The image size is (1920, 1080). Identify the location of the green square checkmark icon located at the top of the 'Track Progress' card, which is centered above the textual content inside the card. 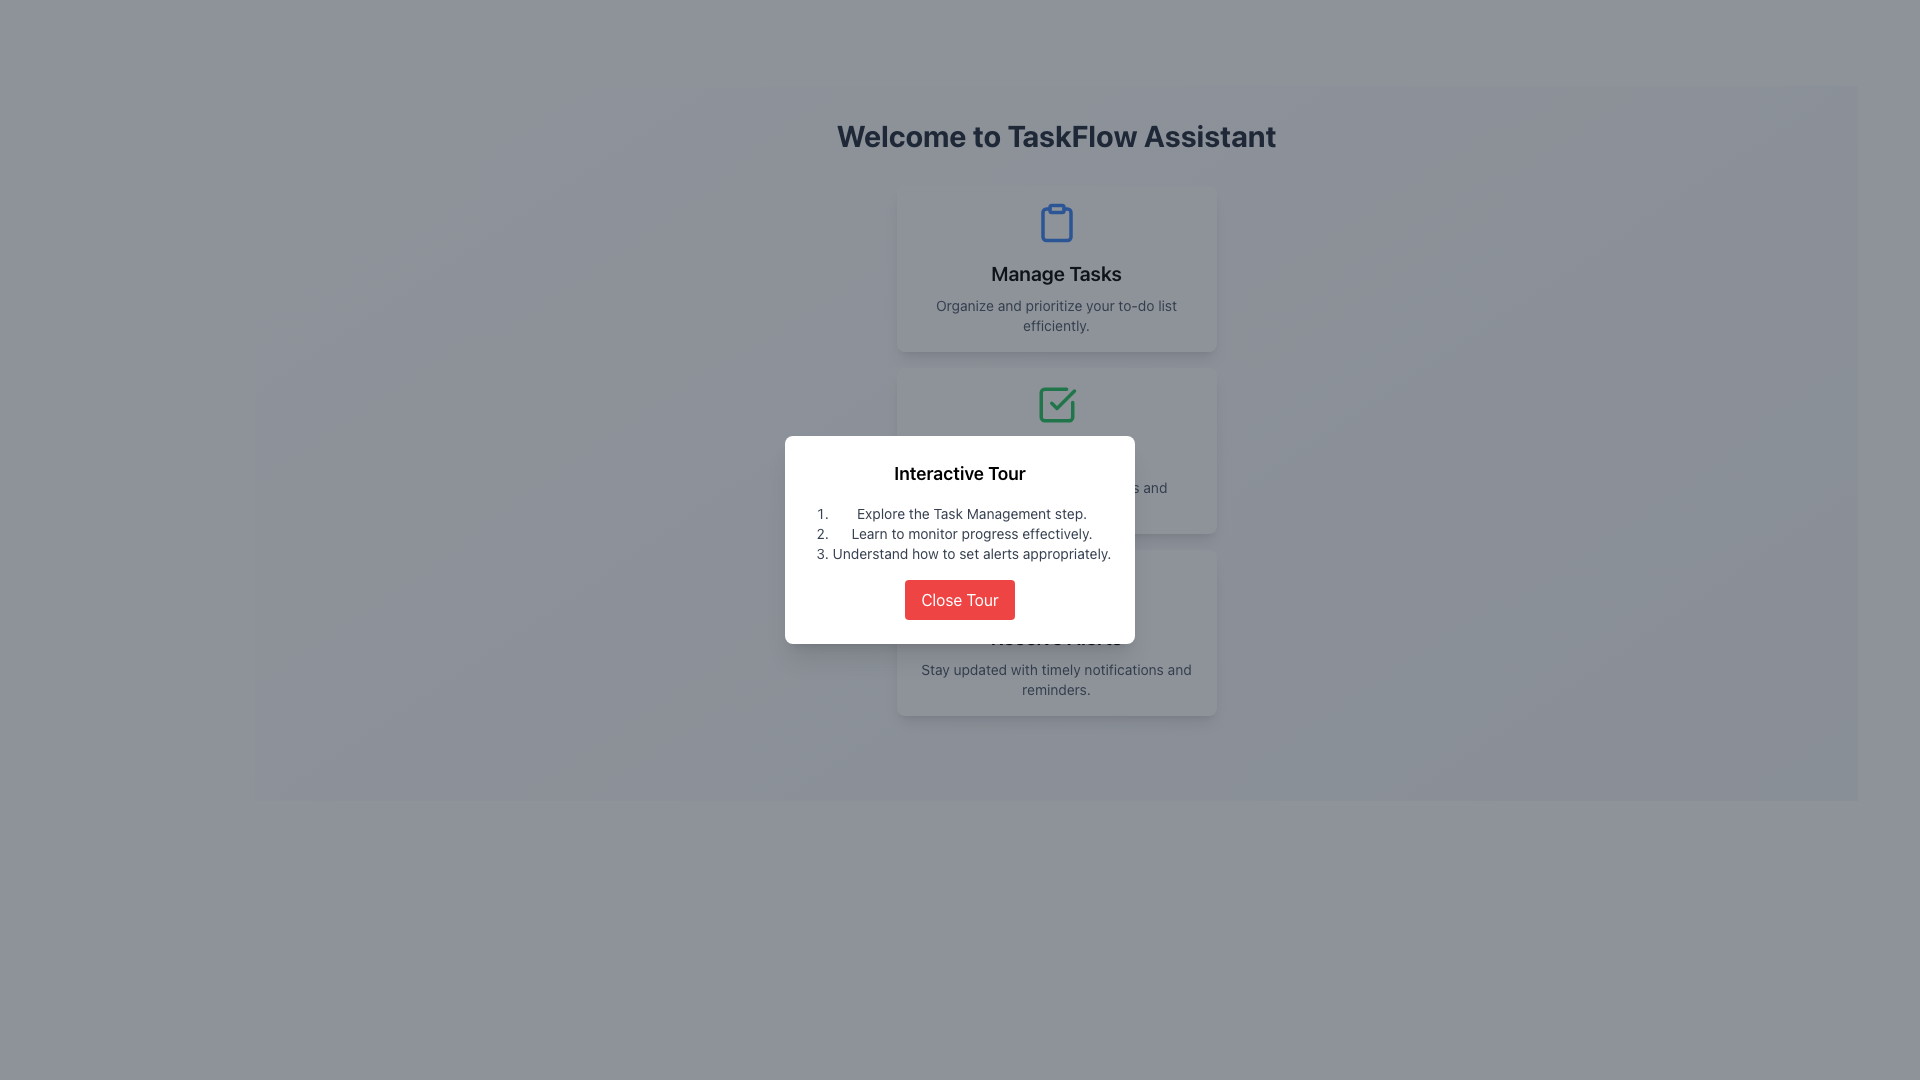
(1055, 405).